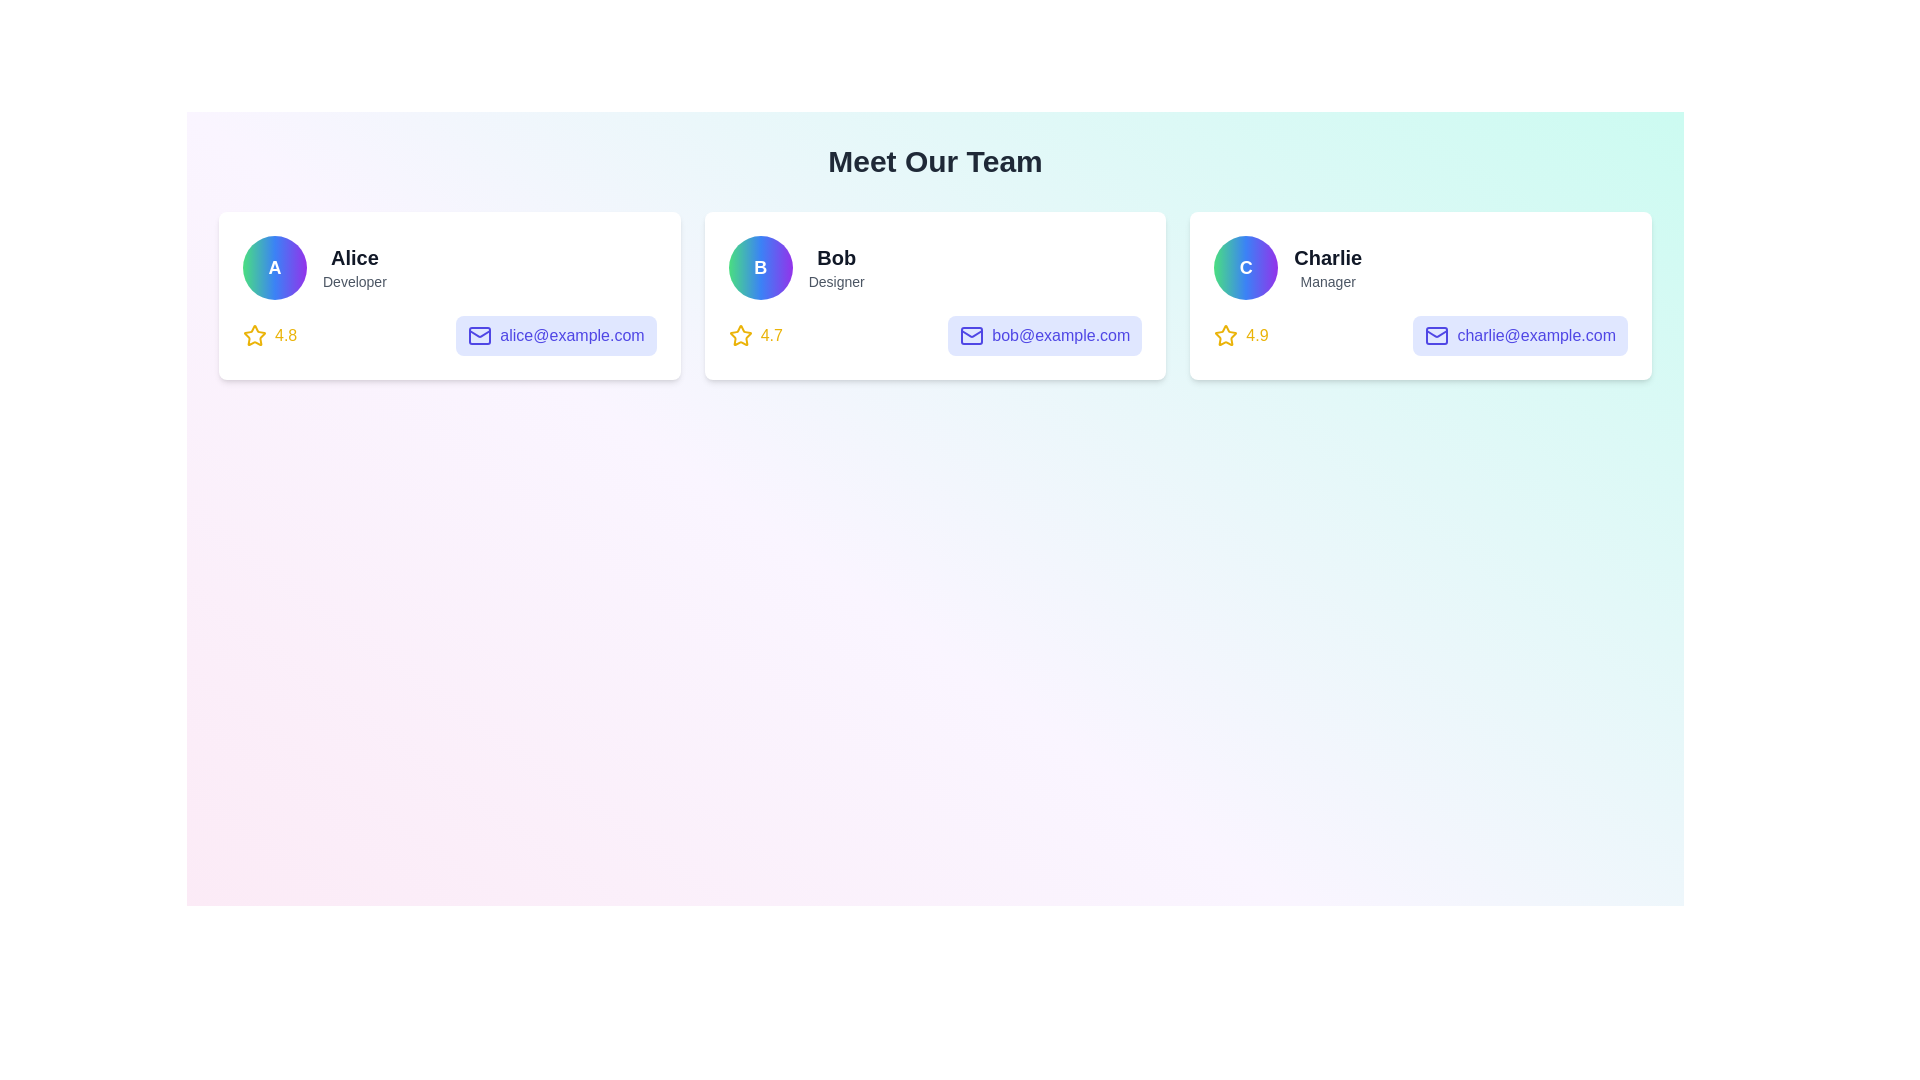  Describe the element at coordinates (269, 334) in the screenshot. I see `the Rating display unit for 'Alice', which is a combination of a yellow outlined star icon and the numeric rating '4.8' located in the bottom left corner of the card-like section` at that location.